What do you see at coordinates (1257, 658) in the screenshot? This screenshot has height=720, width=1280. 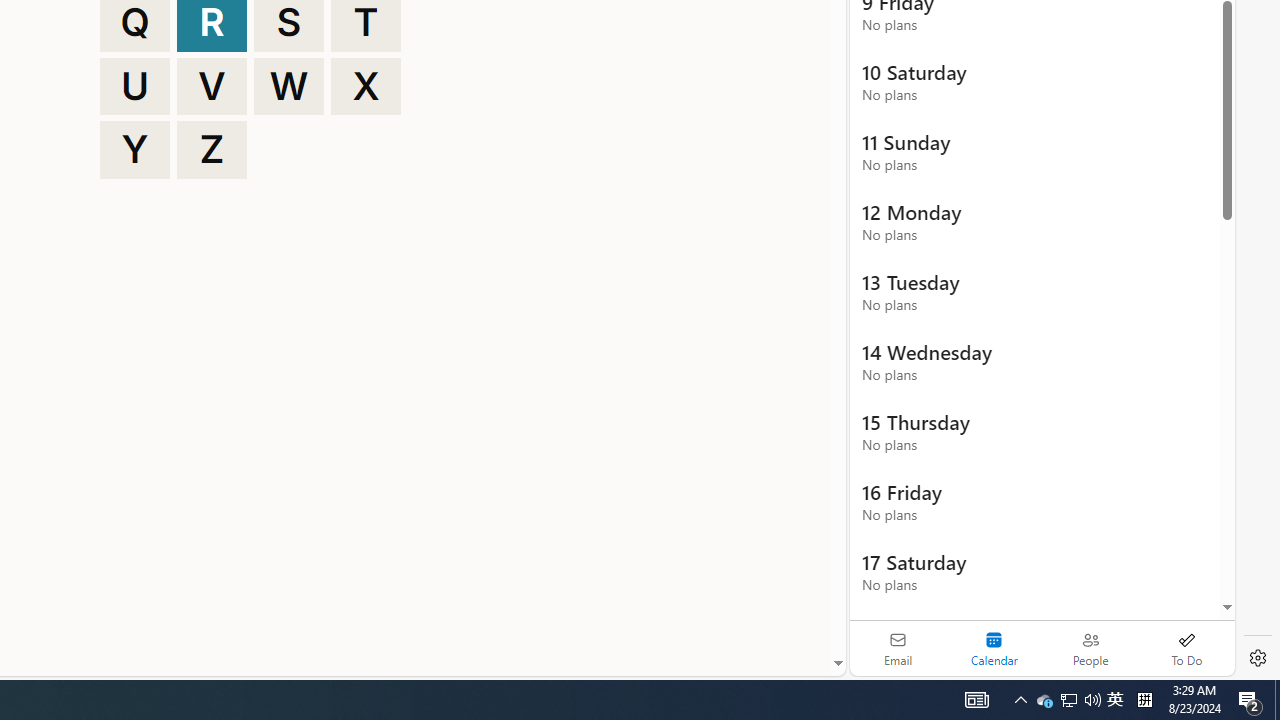 I see `'Settings'` at bounding box center [1257, 658].